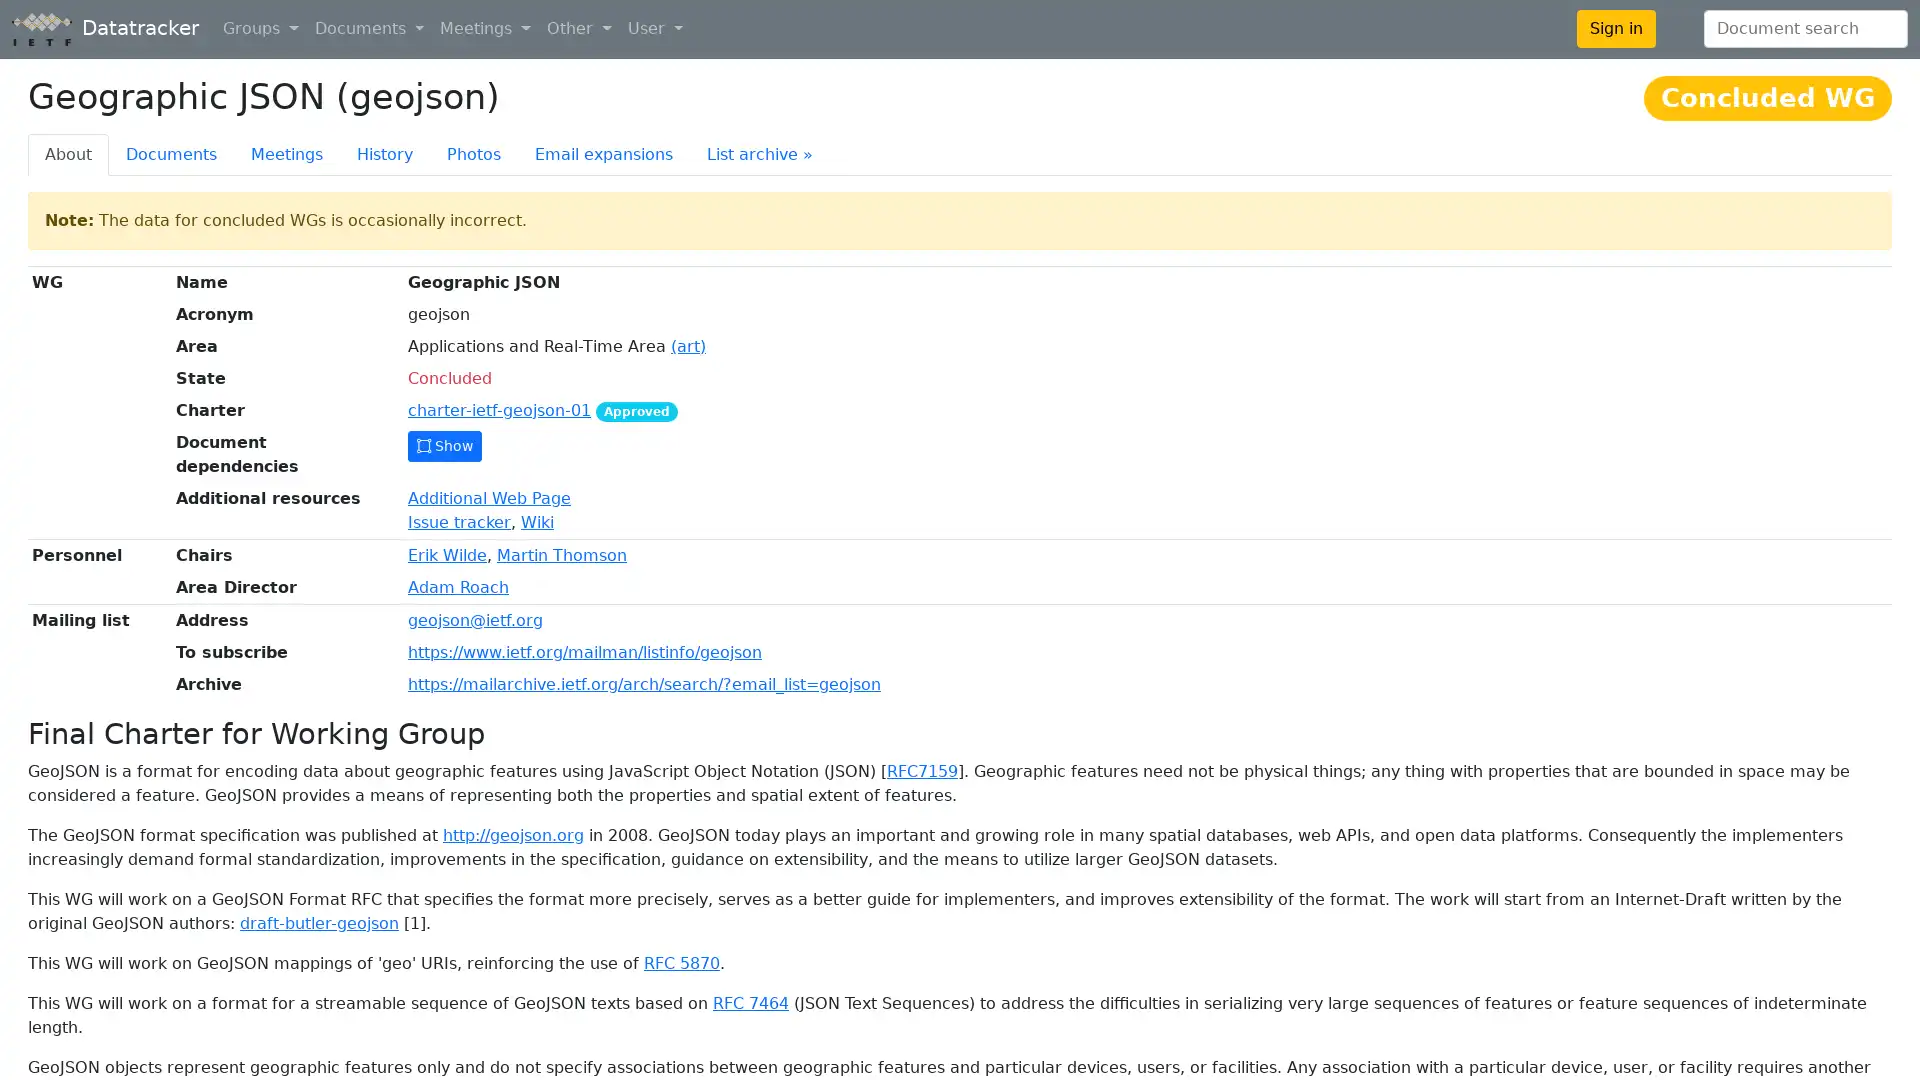 The image size is (1920, 1080). I want to click on Groups, so click(259, 29).